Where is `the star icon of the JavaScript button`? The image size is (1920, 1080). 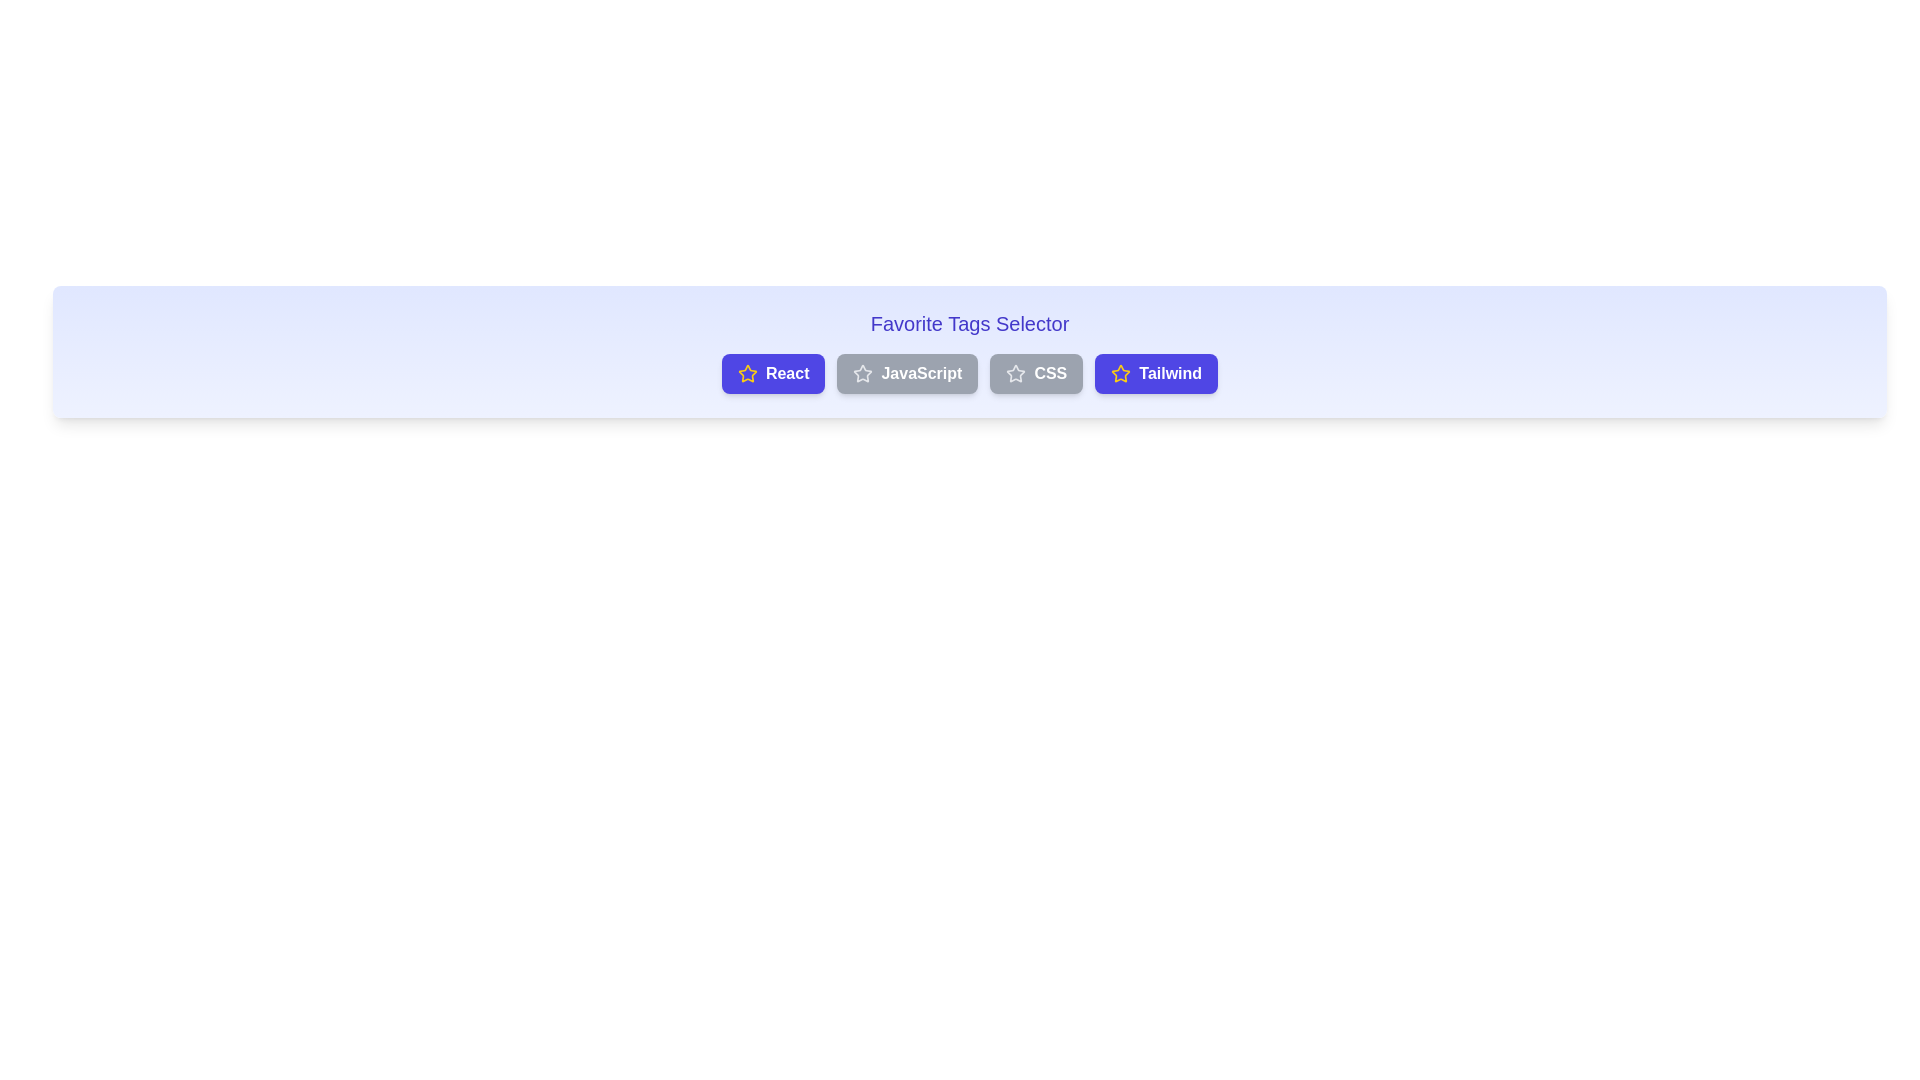 the star icon of the JavaScript button is located at coordinates (863, 374).